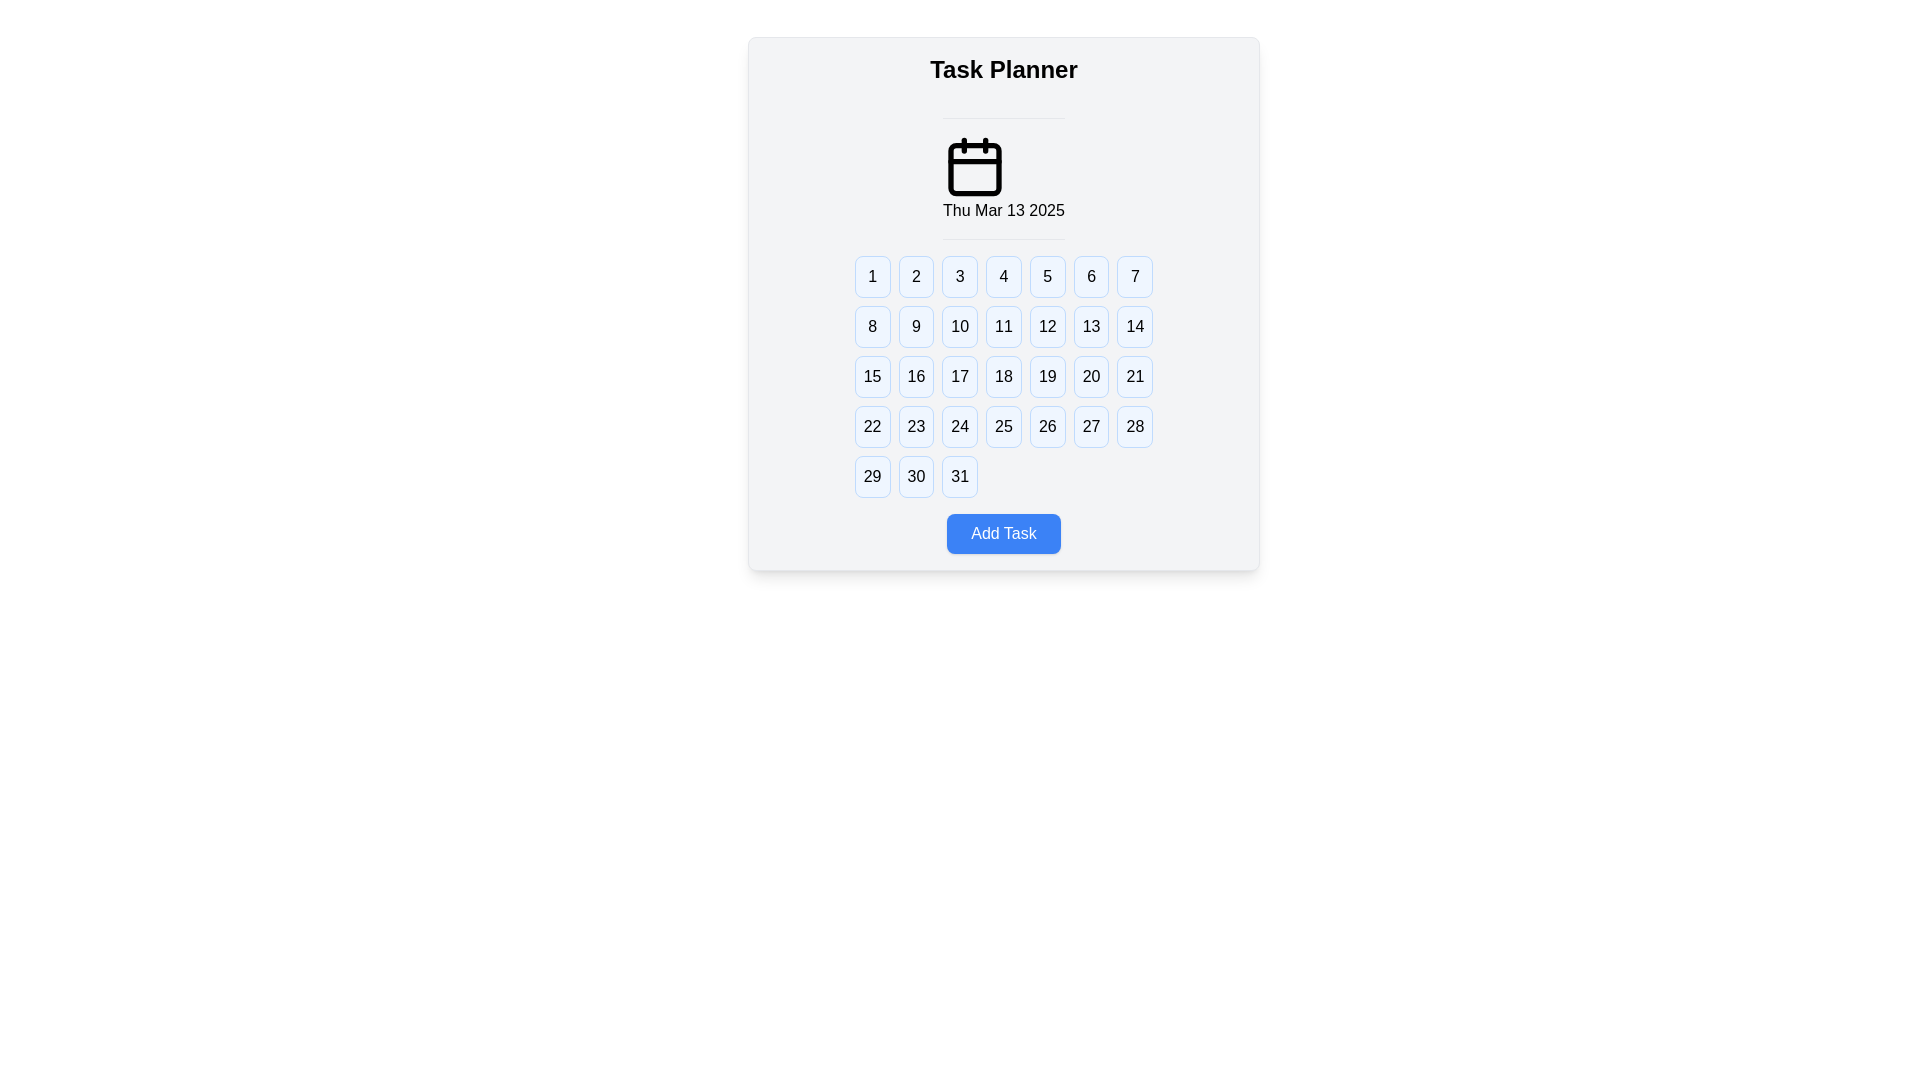  What do you see at coordinates (872, 326) in the screenshot?
I see `the button with the number '8' in bold black text, located in the second row and first column of the calendar grid` at bounding box center [872, 326].